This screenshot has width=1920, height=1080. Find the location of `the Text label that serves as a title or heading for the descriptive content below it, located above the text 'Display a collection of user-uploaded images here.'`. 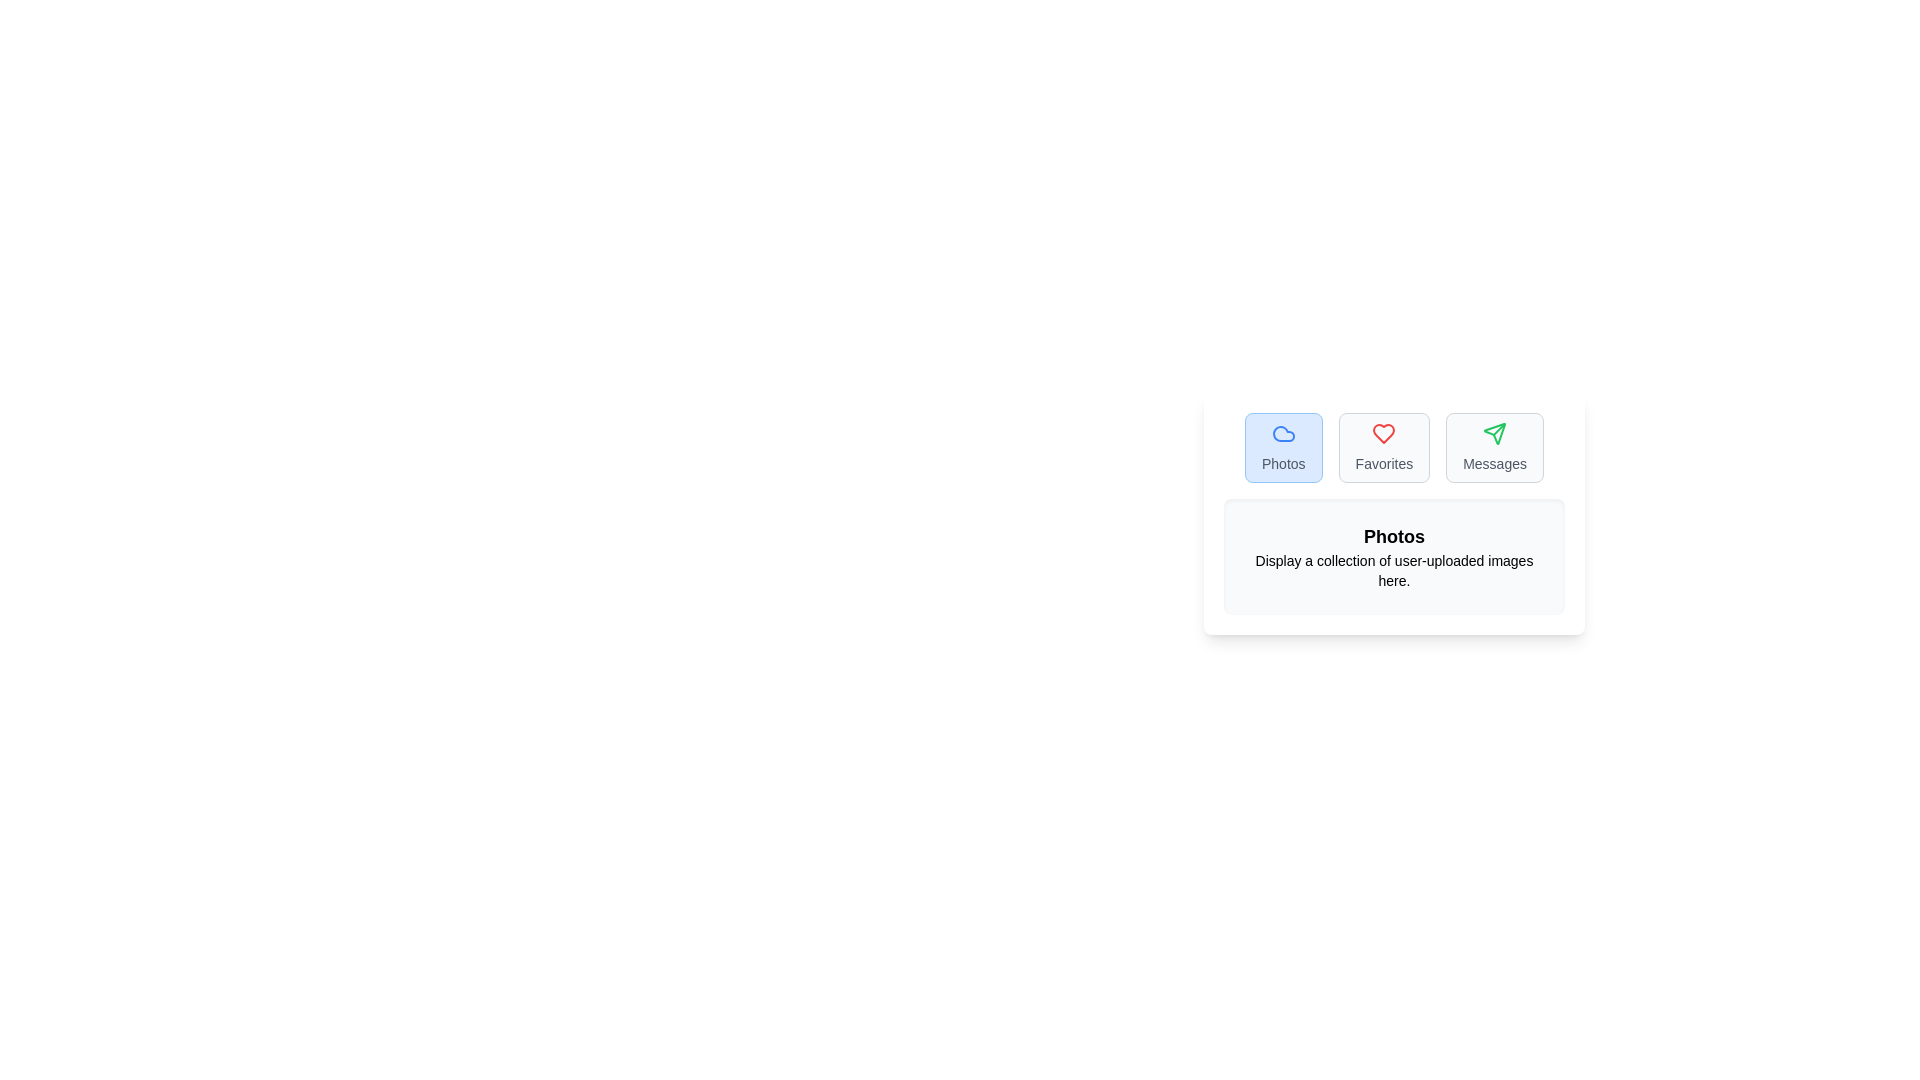

the Text label that serves as a title or heading for the descriptive content below it, located above the text 'Display a collection of user-uploaded images here.' is located at coordinates (1393, 535).